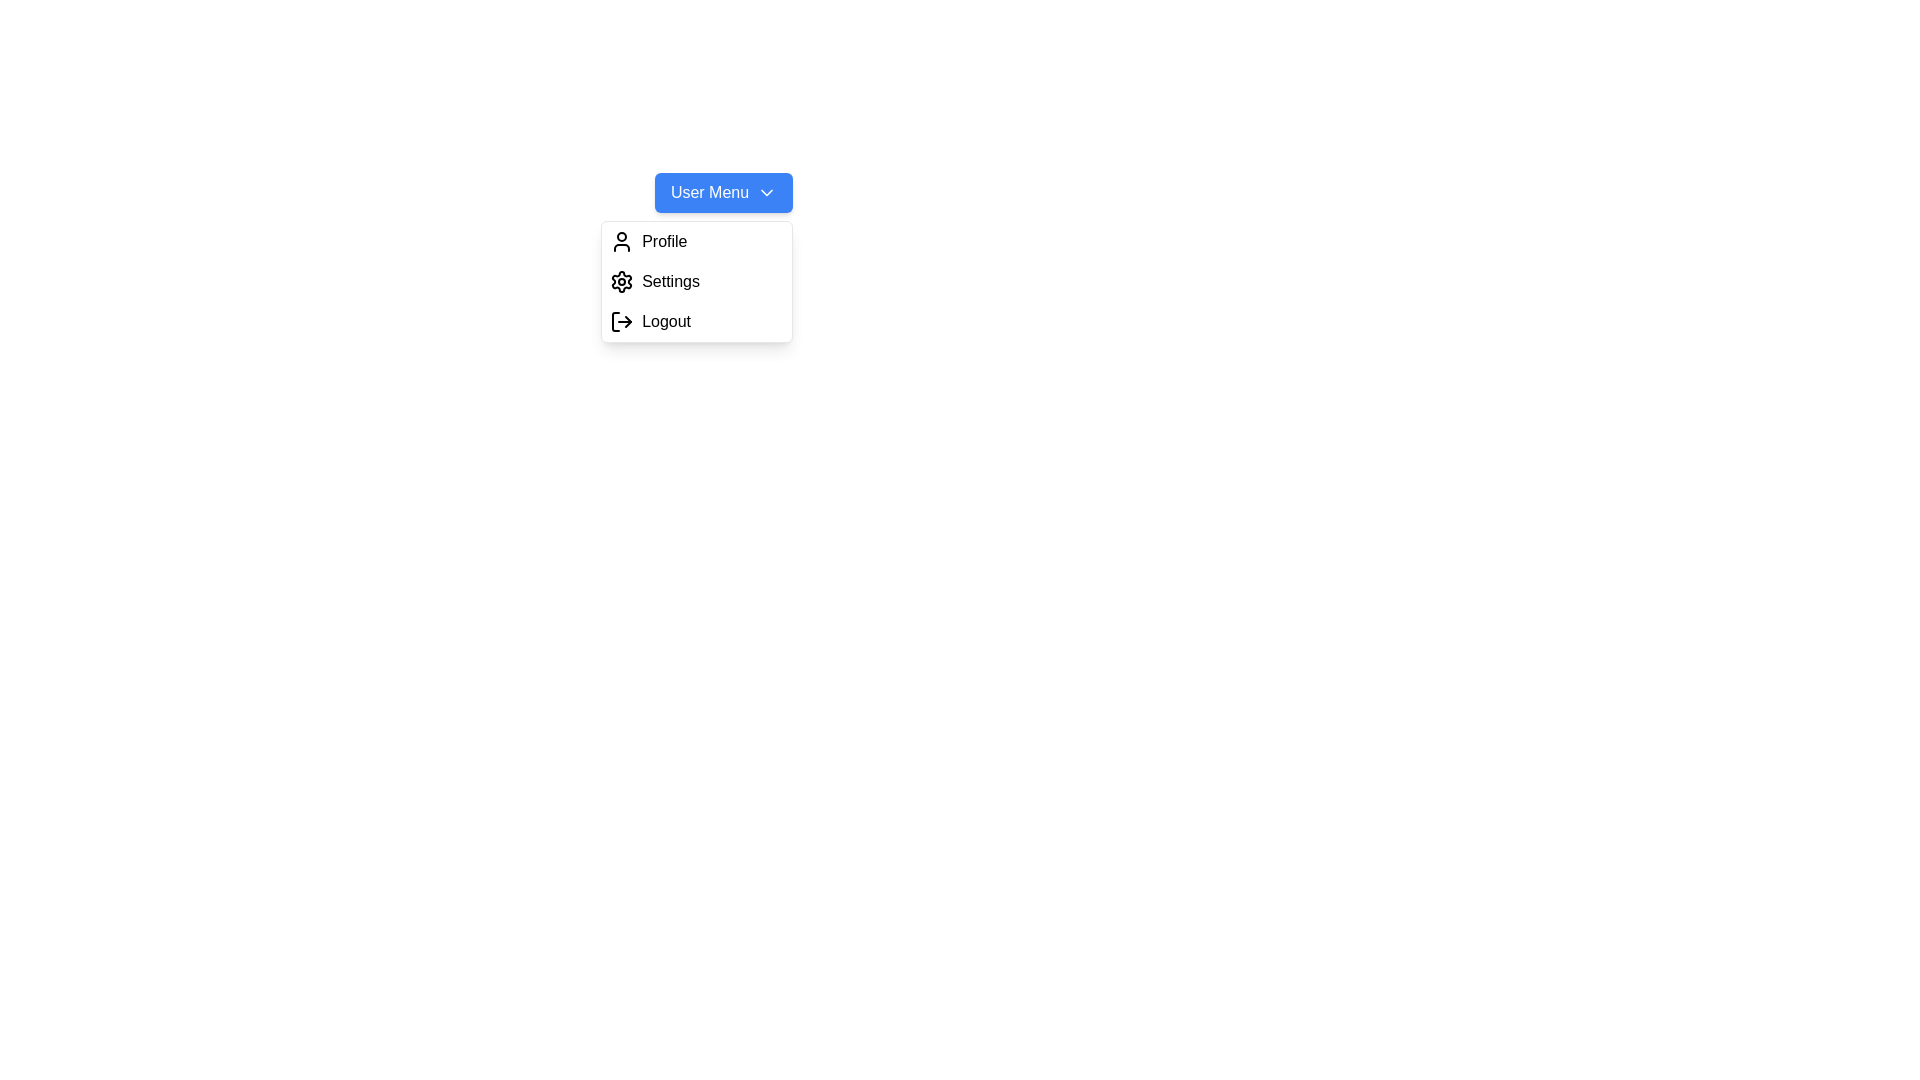  Describe the element at coordinates (697, 320) in the screenshot. I see `the logout button located at the bottom of the vertical dropdown menu, which is the last item after 'Profile' and 'Settings' options` at that location.